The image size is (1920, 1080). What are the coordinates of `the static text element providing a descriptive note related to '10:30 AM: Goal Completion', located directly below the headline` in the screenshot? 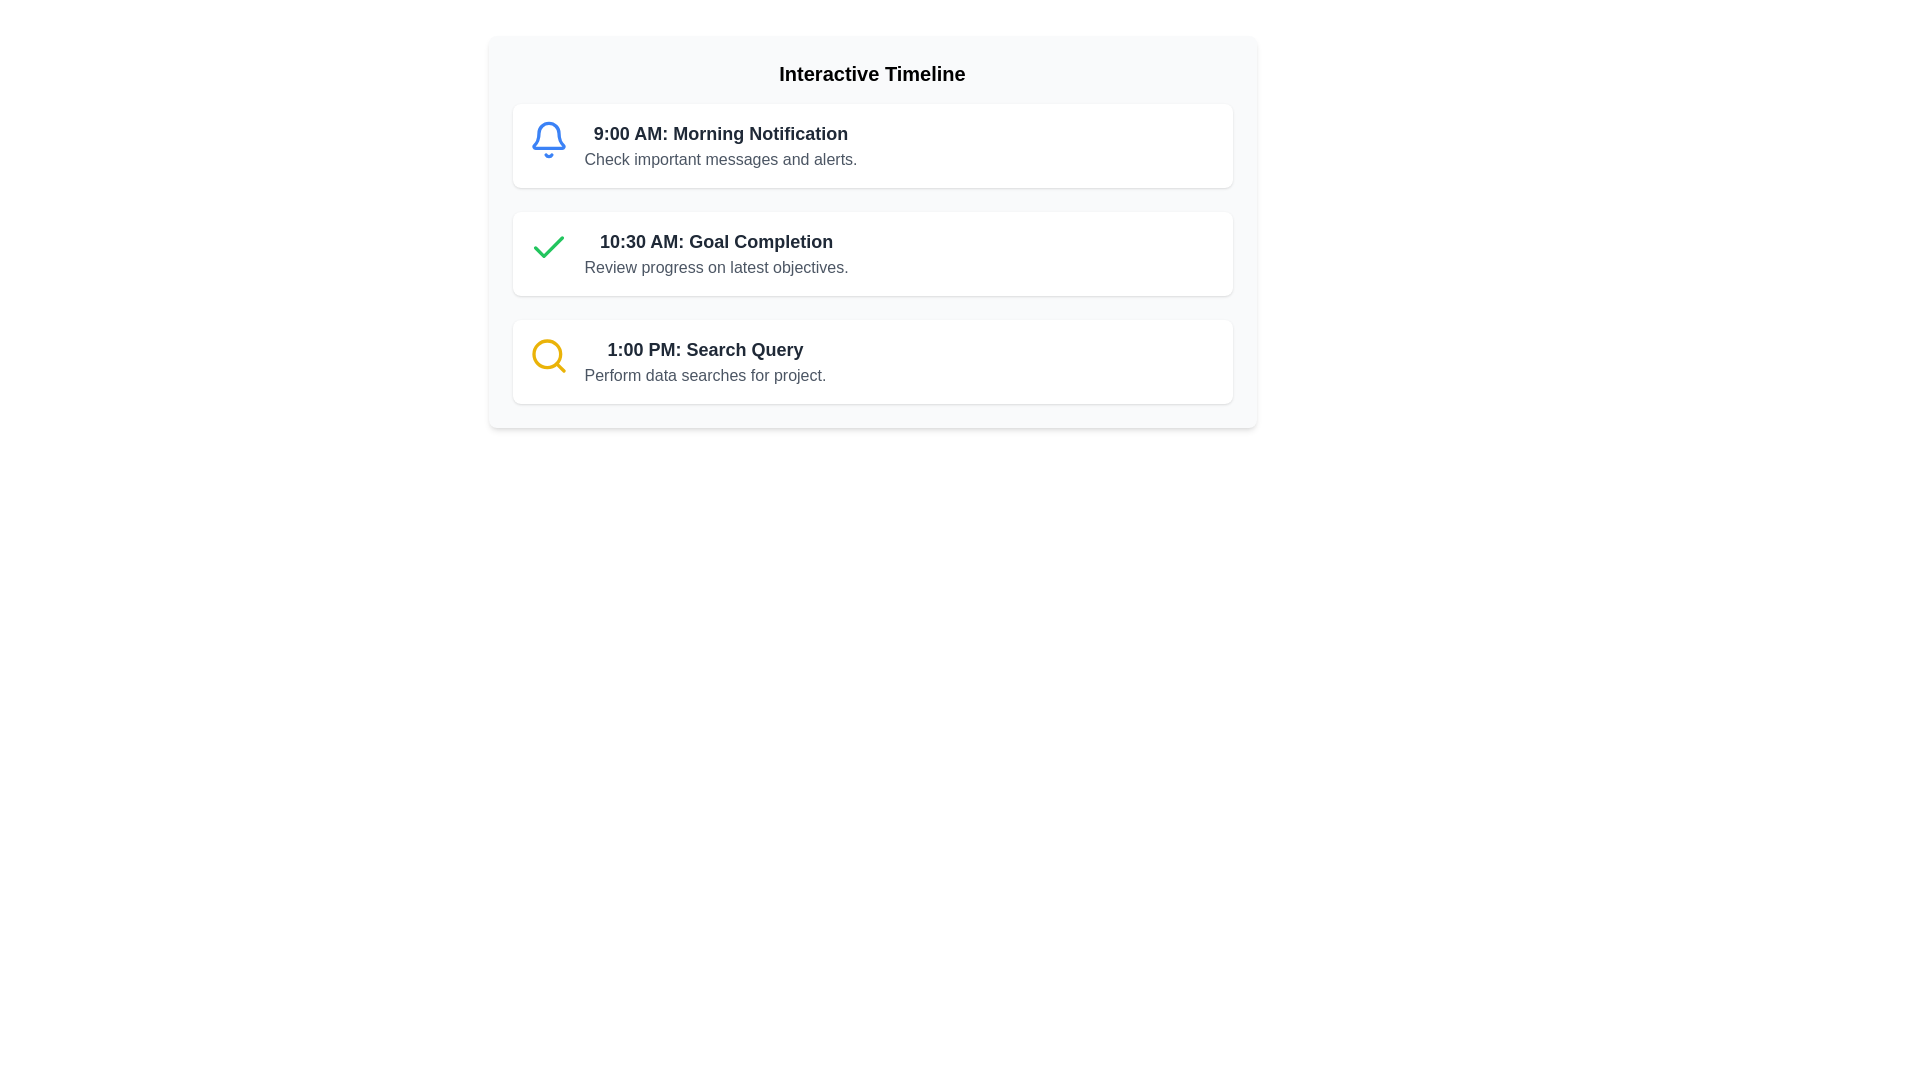 It's located at (716, 266).